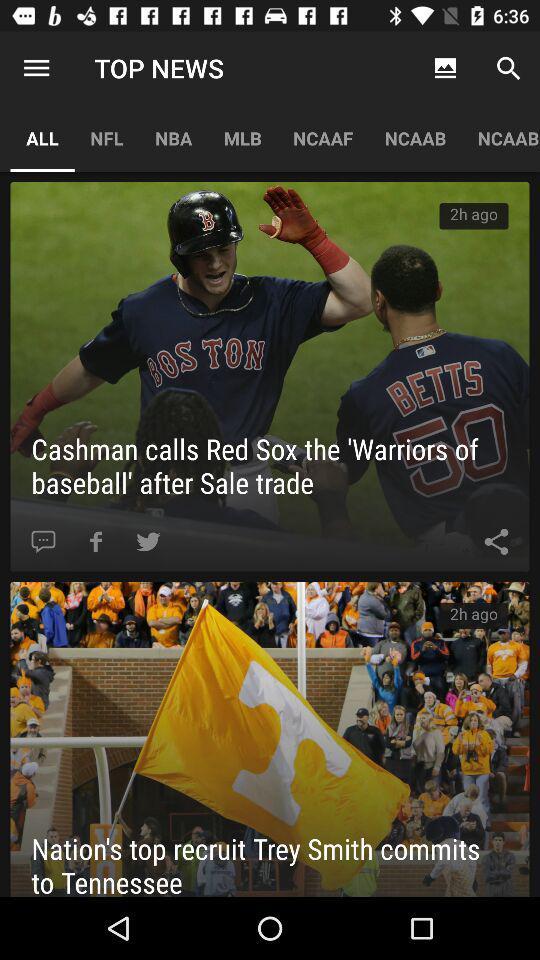 Image resolution: width=540 pixels, height=960 pixels. Describe the element at coordinates (42, 137) in the screenshot. I see `all item` at that location.